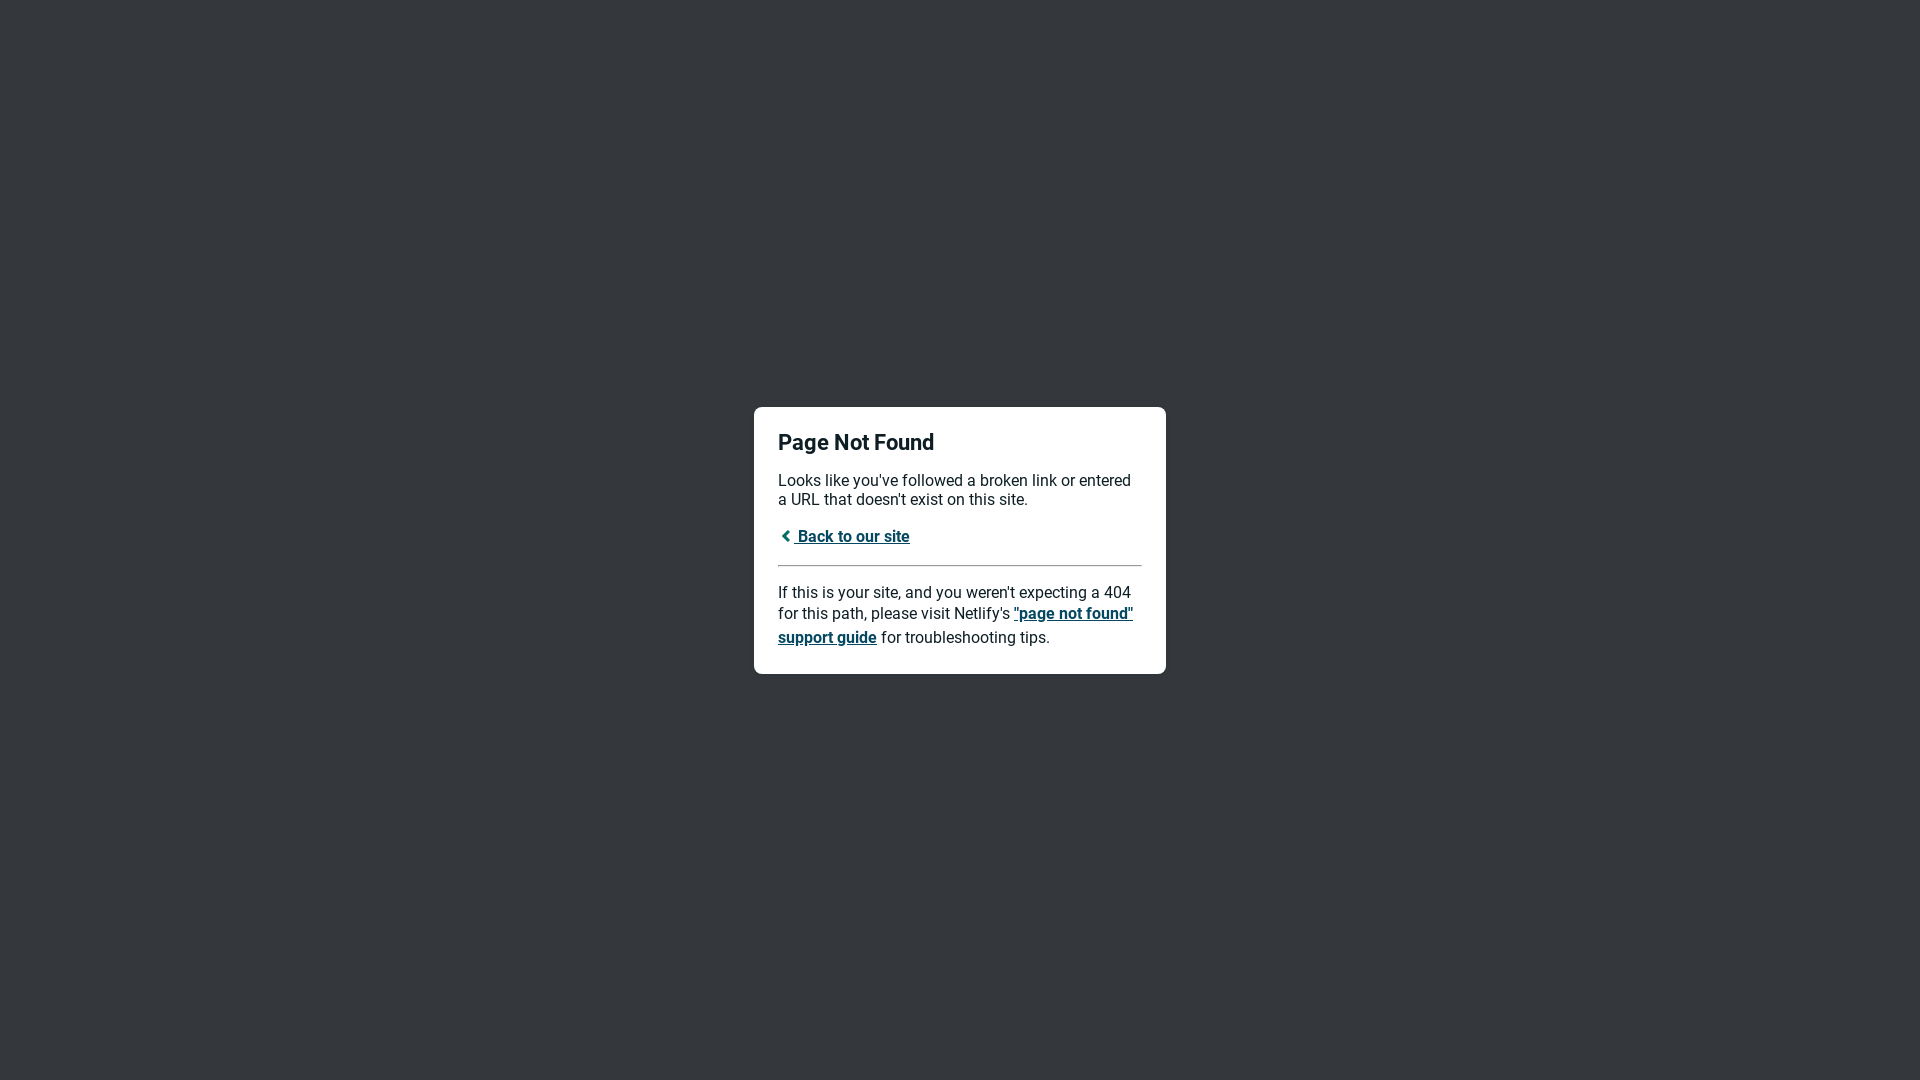 Image resolution: width=1920 pixels, height=1080 pixels. I want to click on 'Back to our site', so click(776, 534).